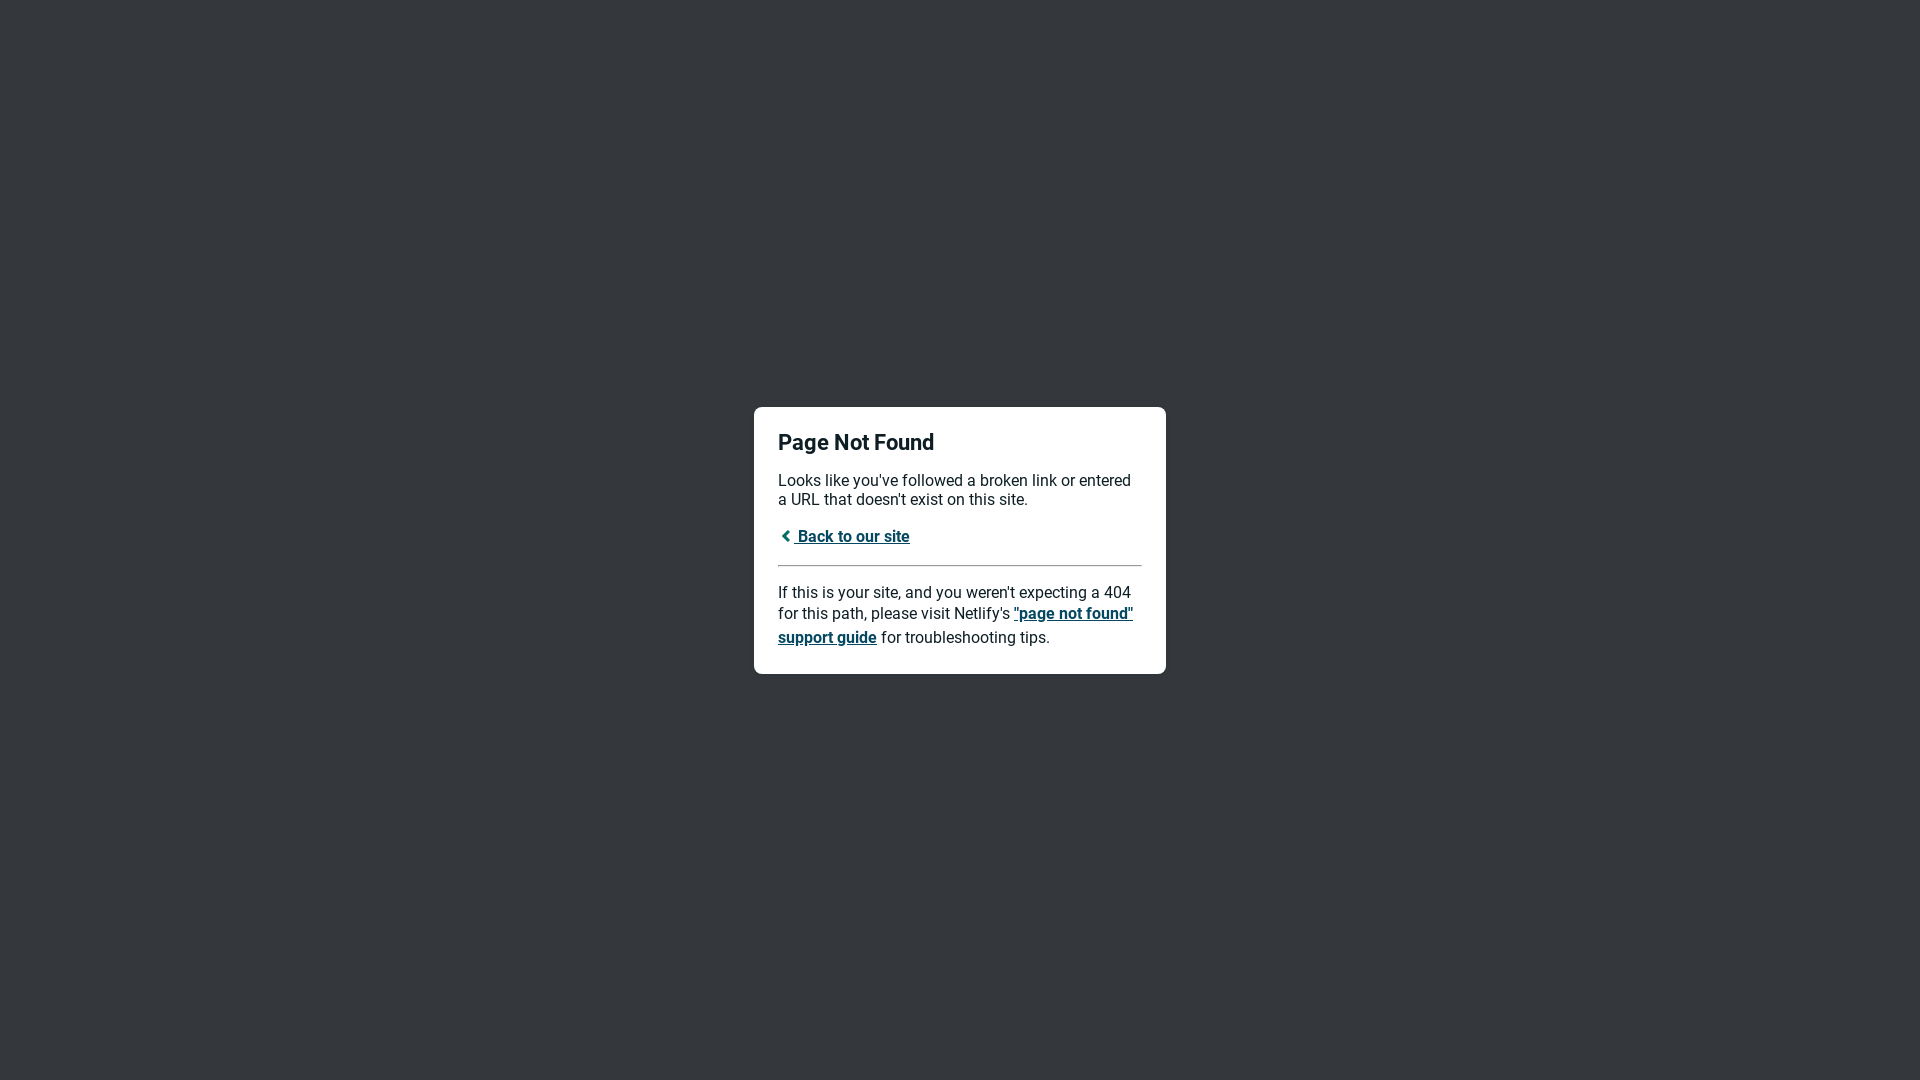 Image resolution: width=1920 pixels, height=1080 pixels. I want to click on 'Back to our site', so click(776, 534).